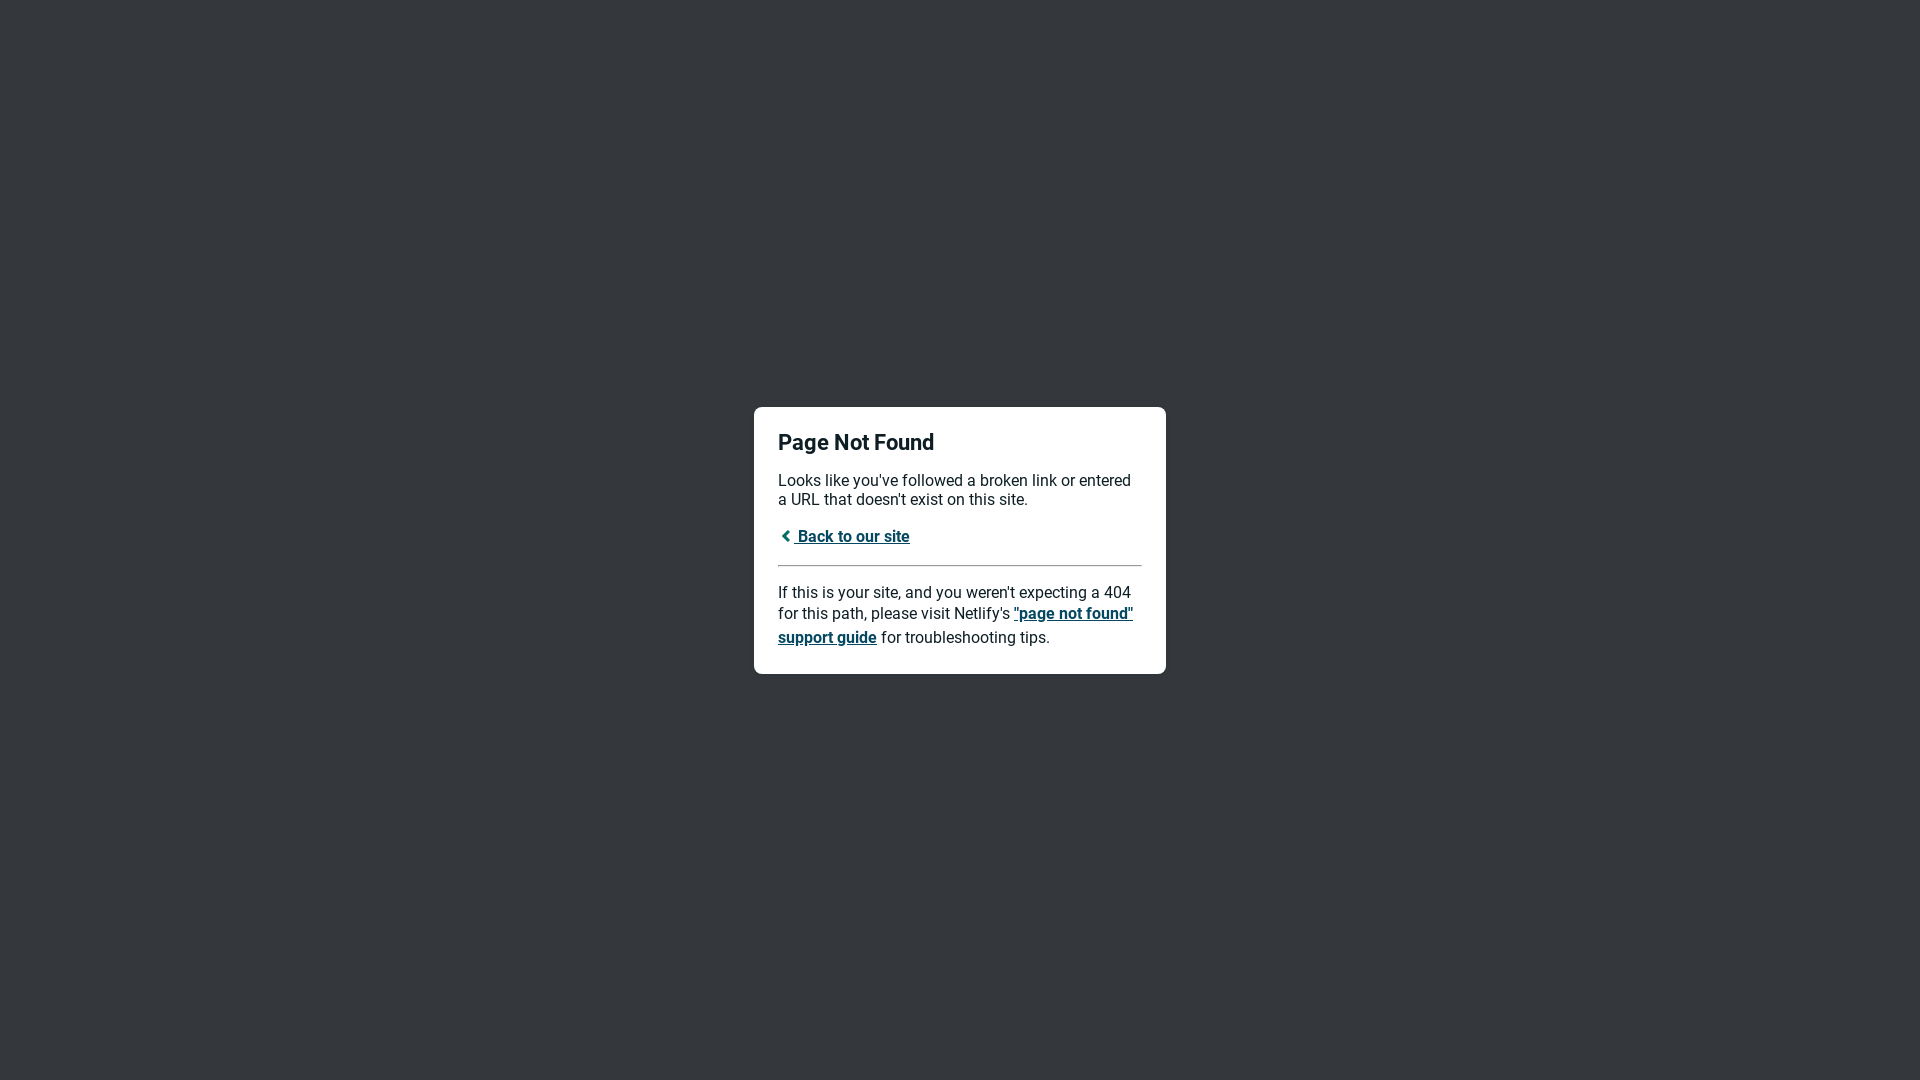 Image resolution: width=1920 pixels, height=1080 pixels. I want to click on 'Back to our site', so click(776, 534).